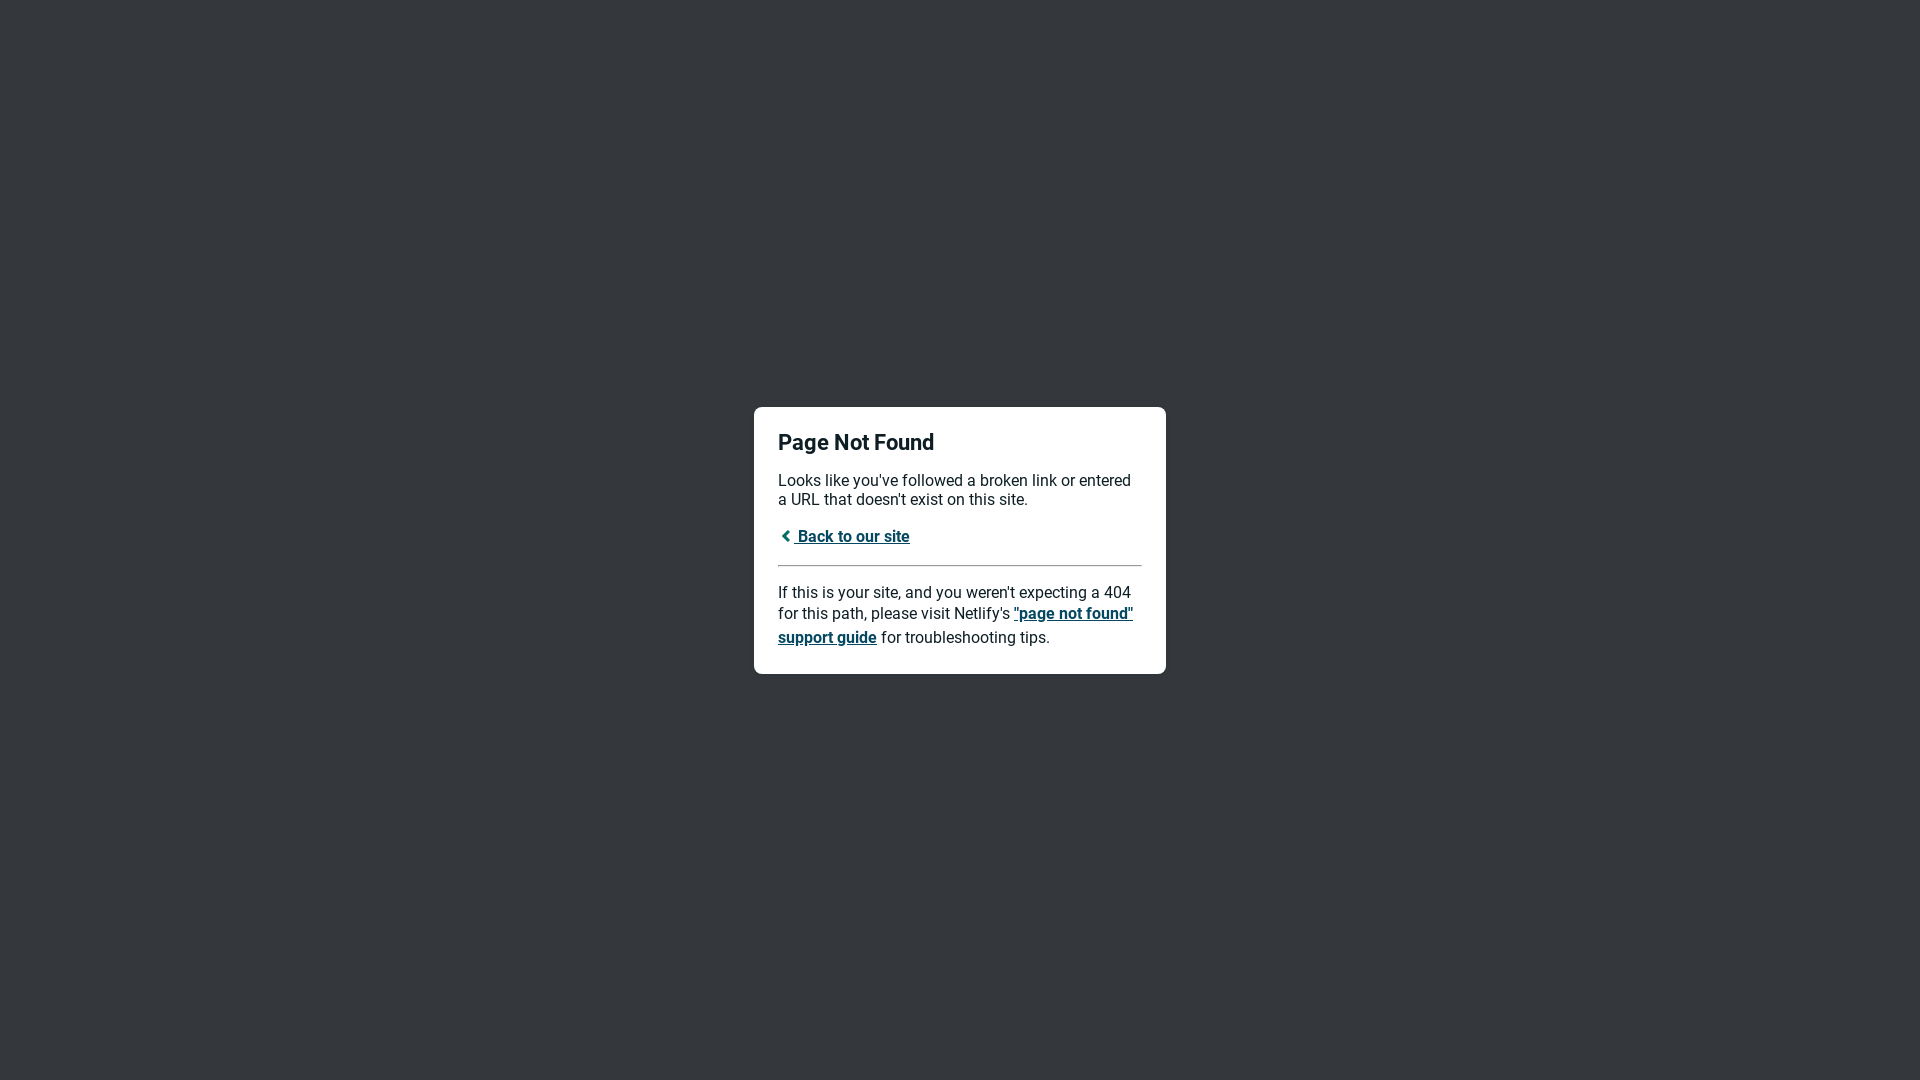 Image resolution: width=1920 pixels, height=1080 pixels. I want to click on 'Back to our site', so click(776, 534).